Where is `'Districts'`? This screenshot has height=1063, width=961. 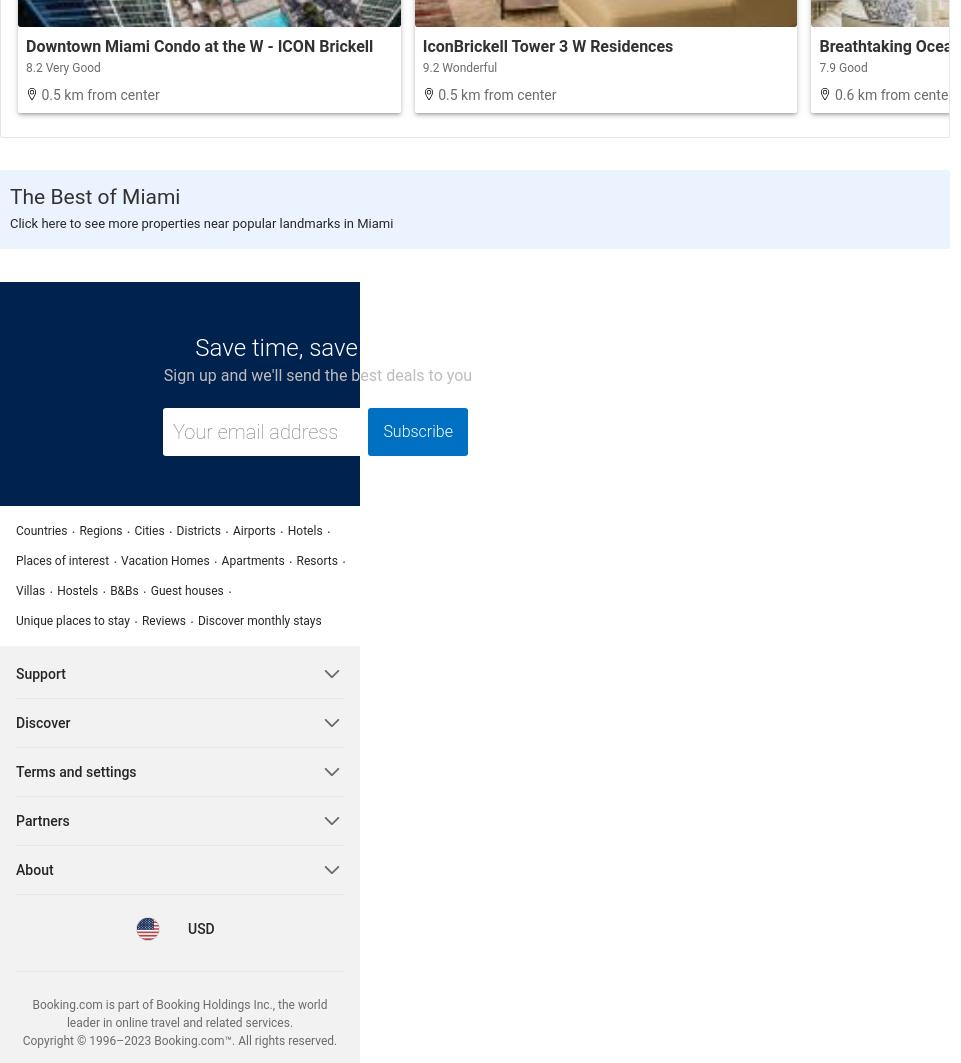
'Districts' is located at coordinates (197, 530).